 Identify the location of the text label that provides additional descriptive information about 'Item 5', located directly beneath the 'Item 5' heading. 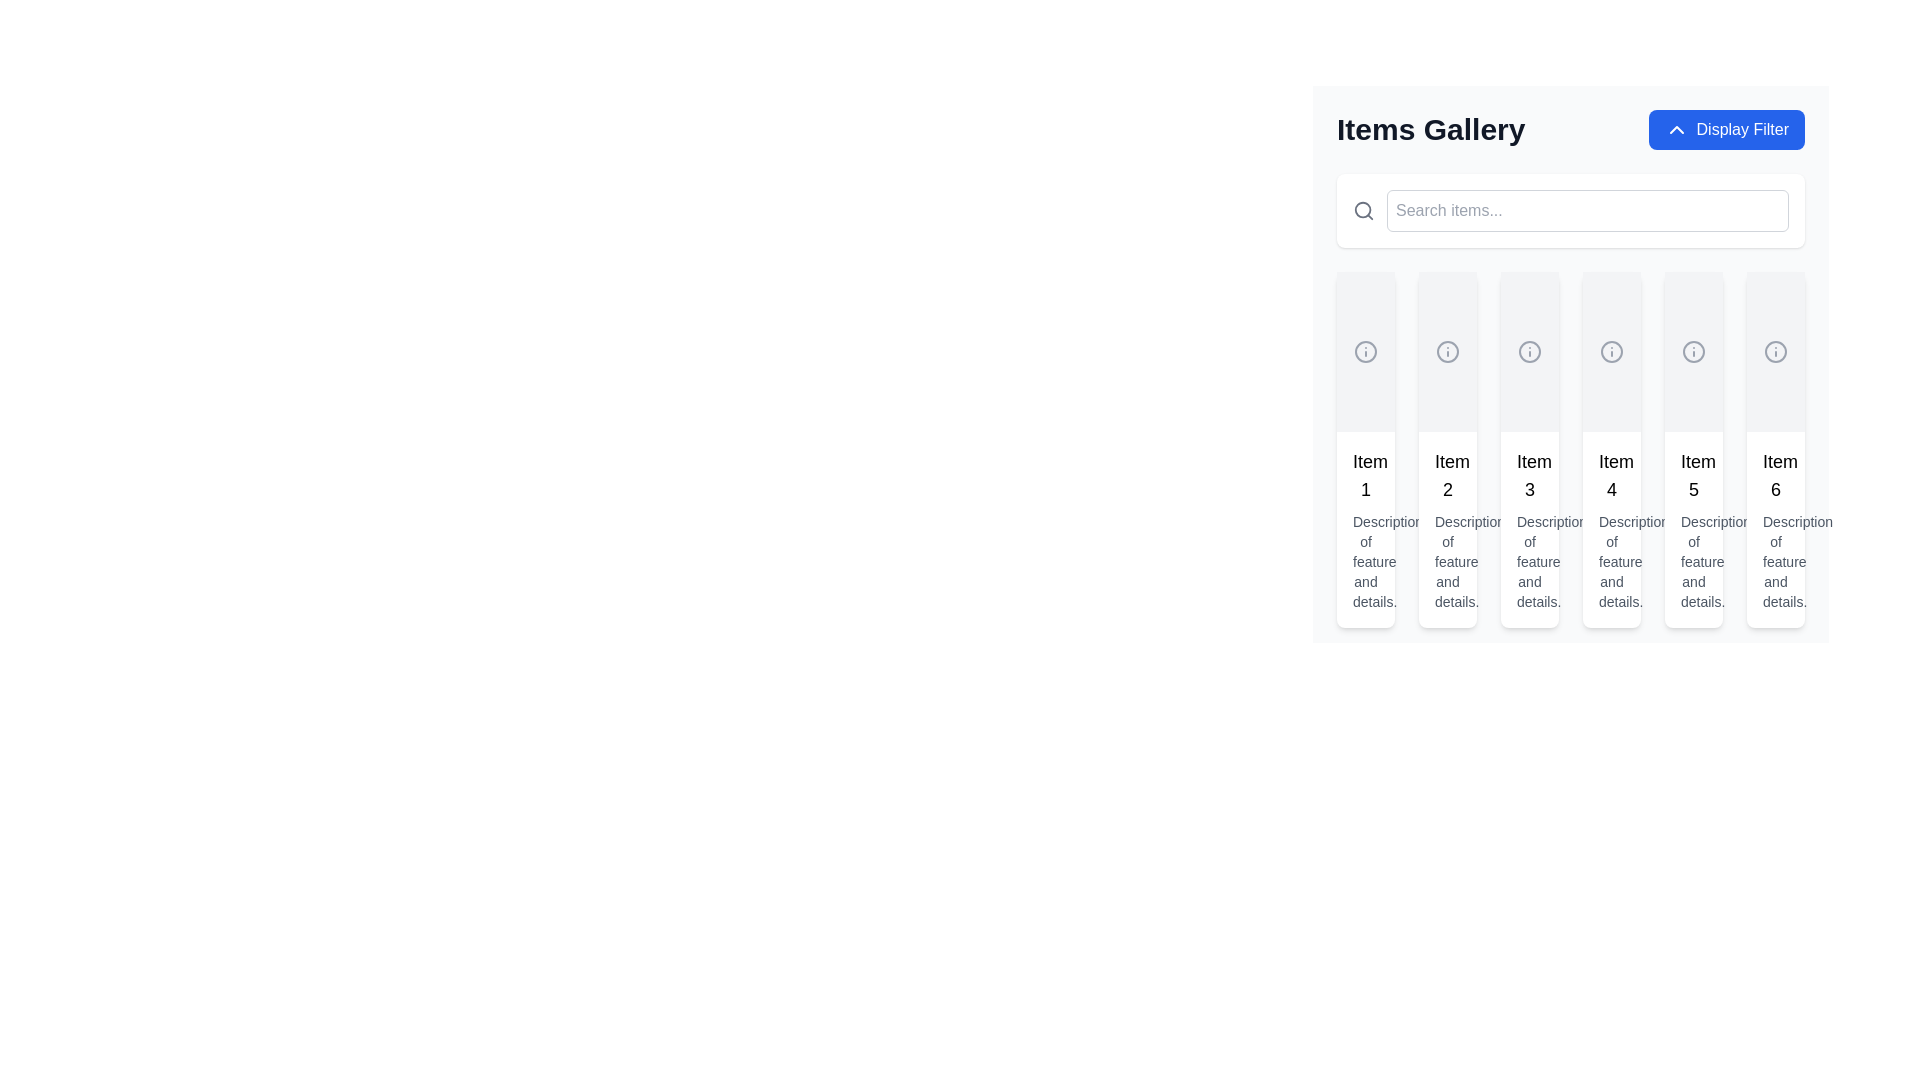
(1693, 562).